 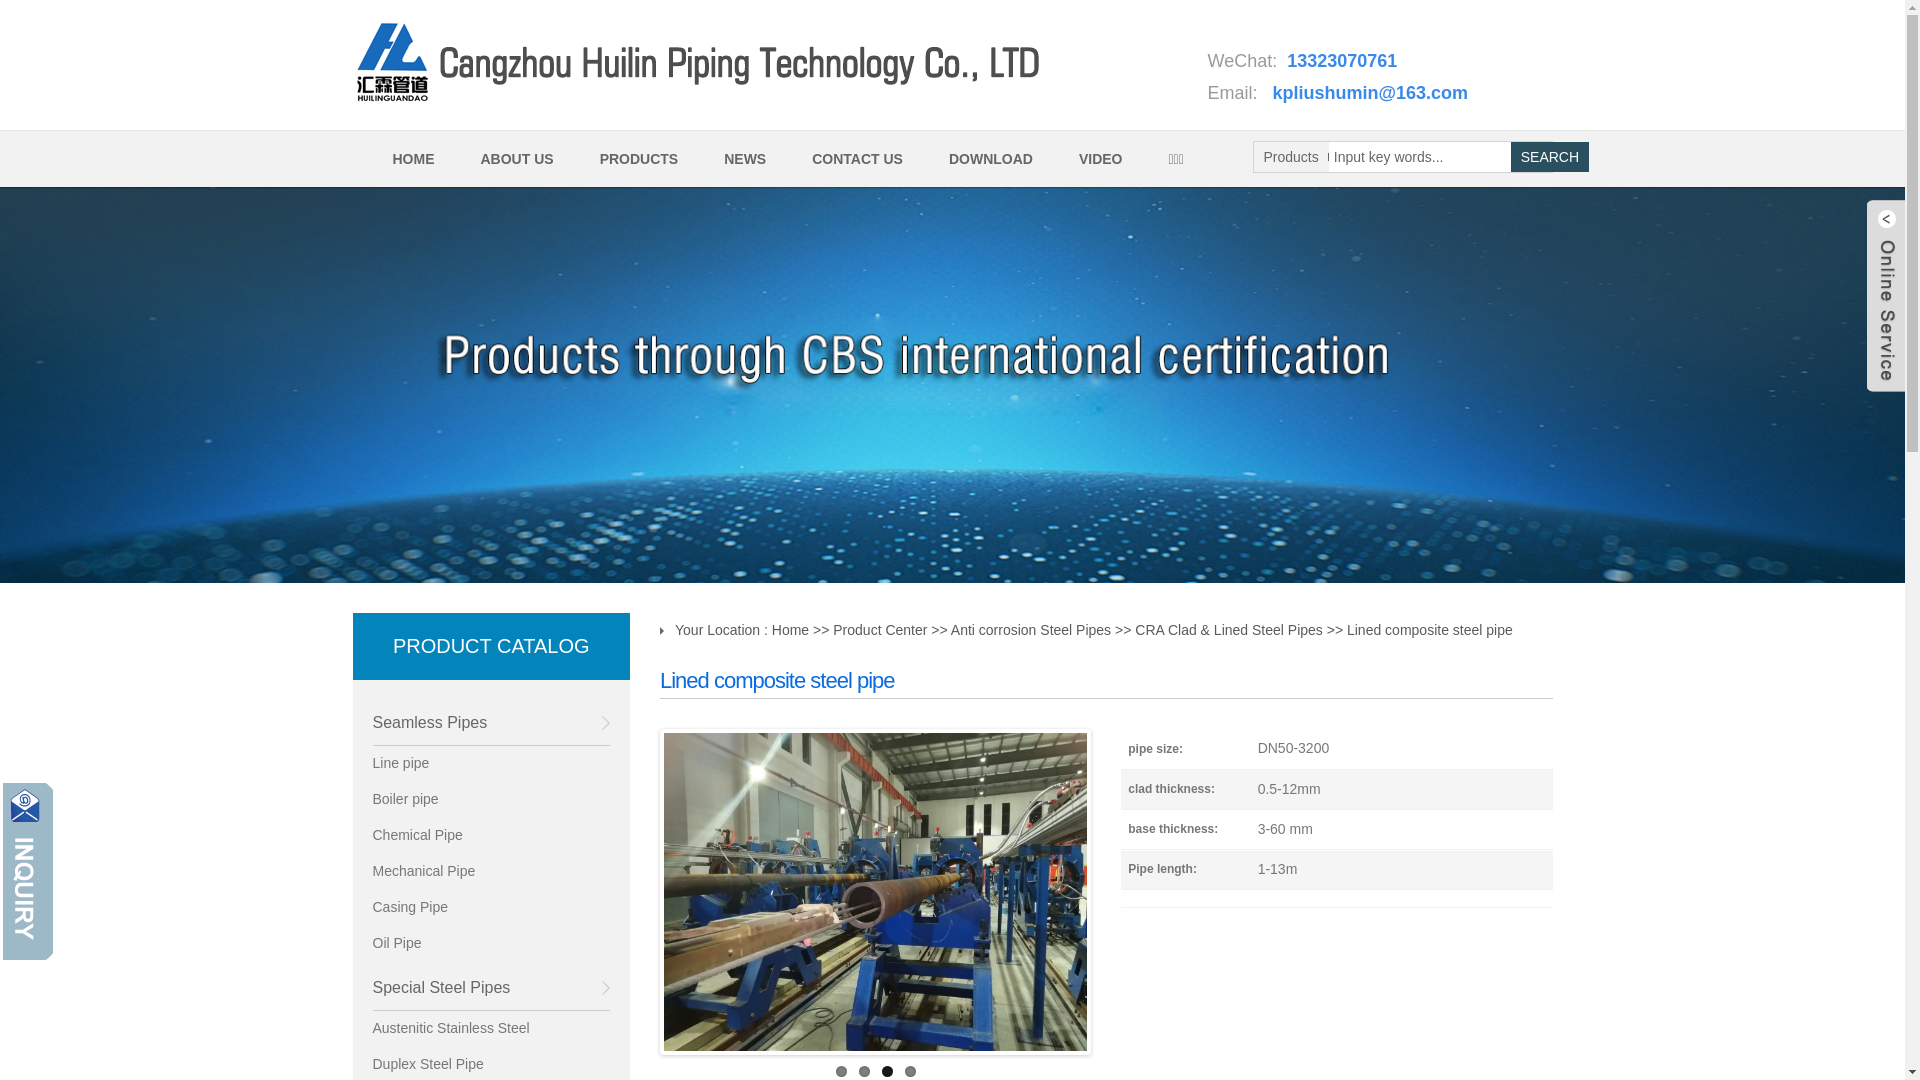 What do you see at coordinates (490, 944) in the screenshot?
I see `'Oil Pipe'` at bounding box center [490, 944].